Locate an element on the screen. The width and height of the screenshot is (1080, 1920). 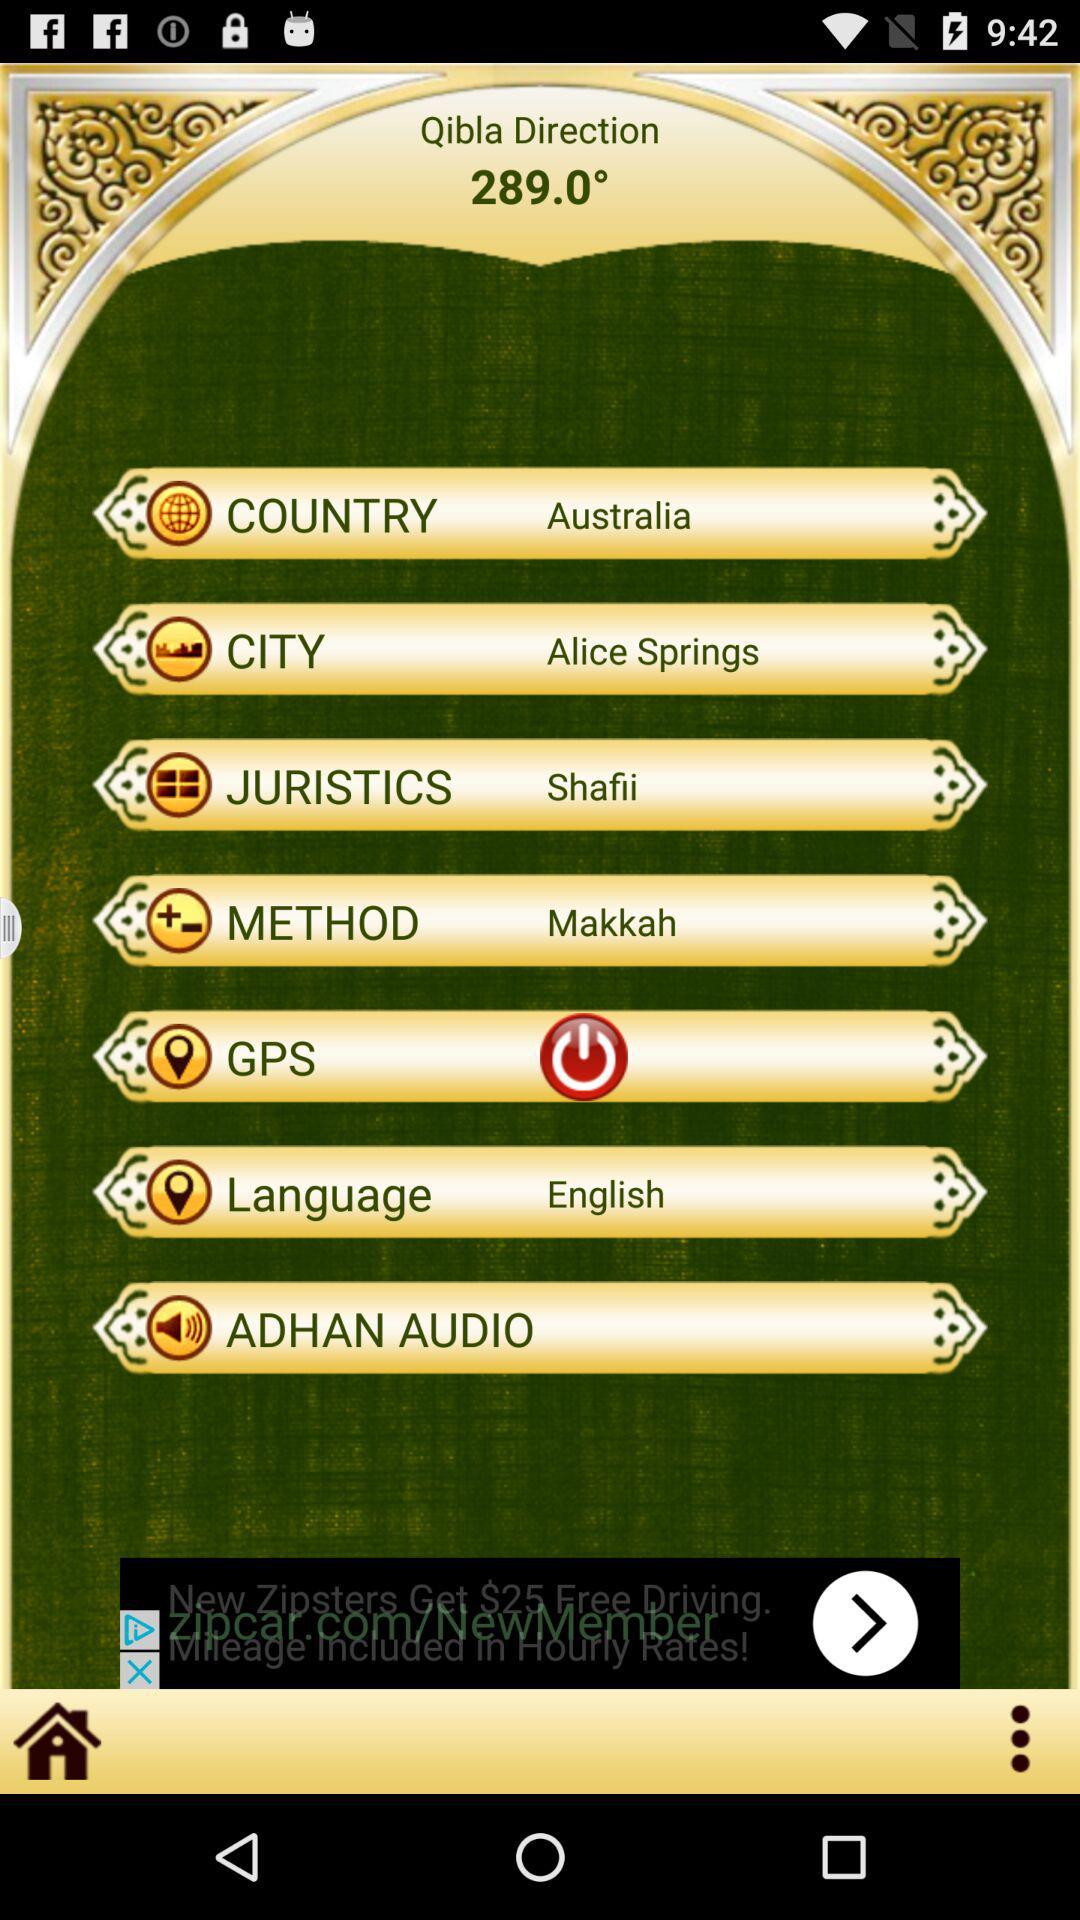
juristics on the page is located at coordinates (540, 785).